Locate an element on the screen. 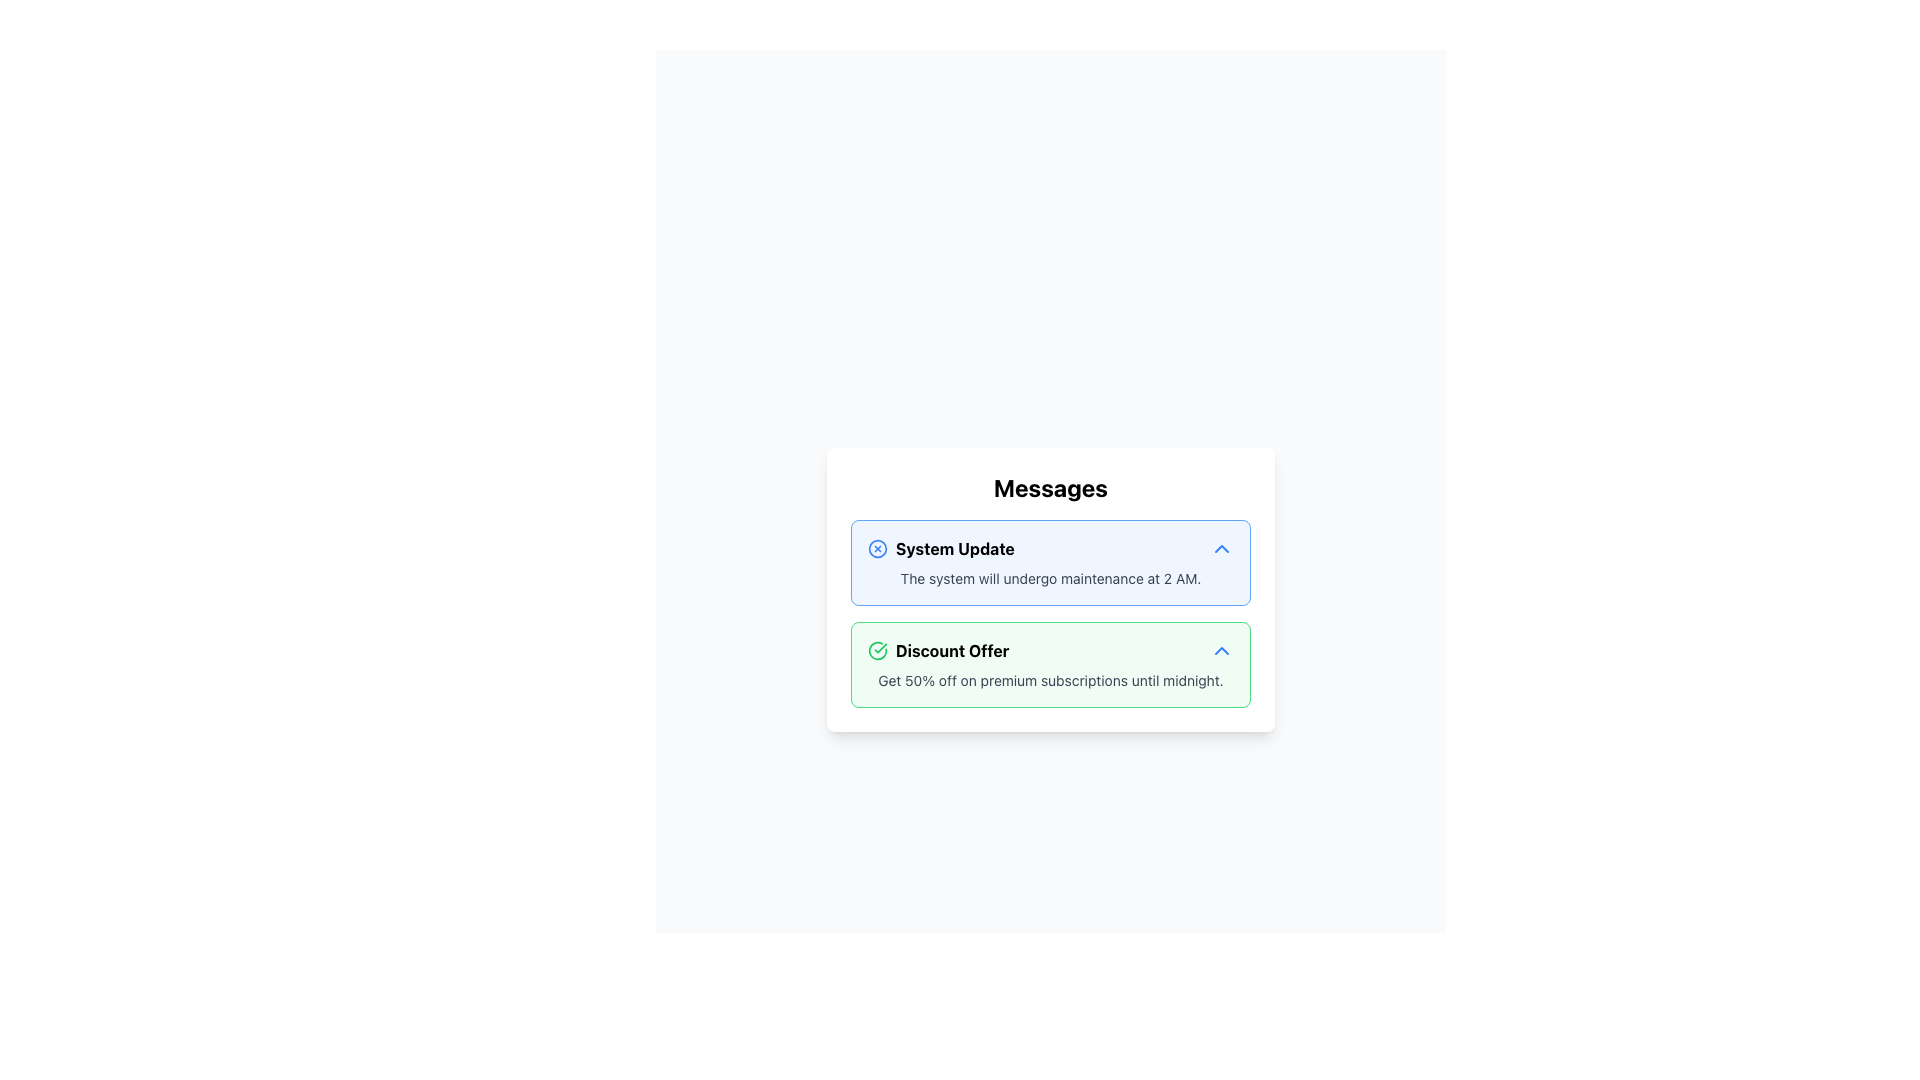  the 'System Update' text label next to the blue icon with a circle and cross is located at coordinates (940, 548).